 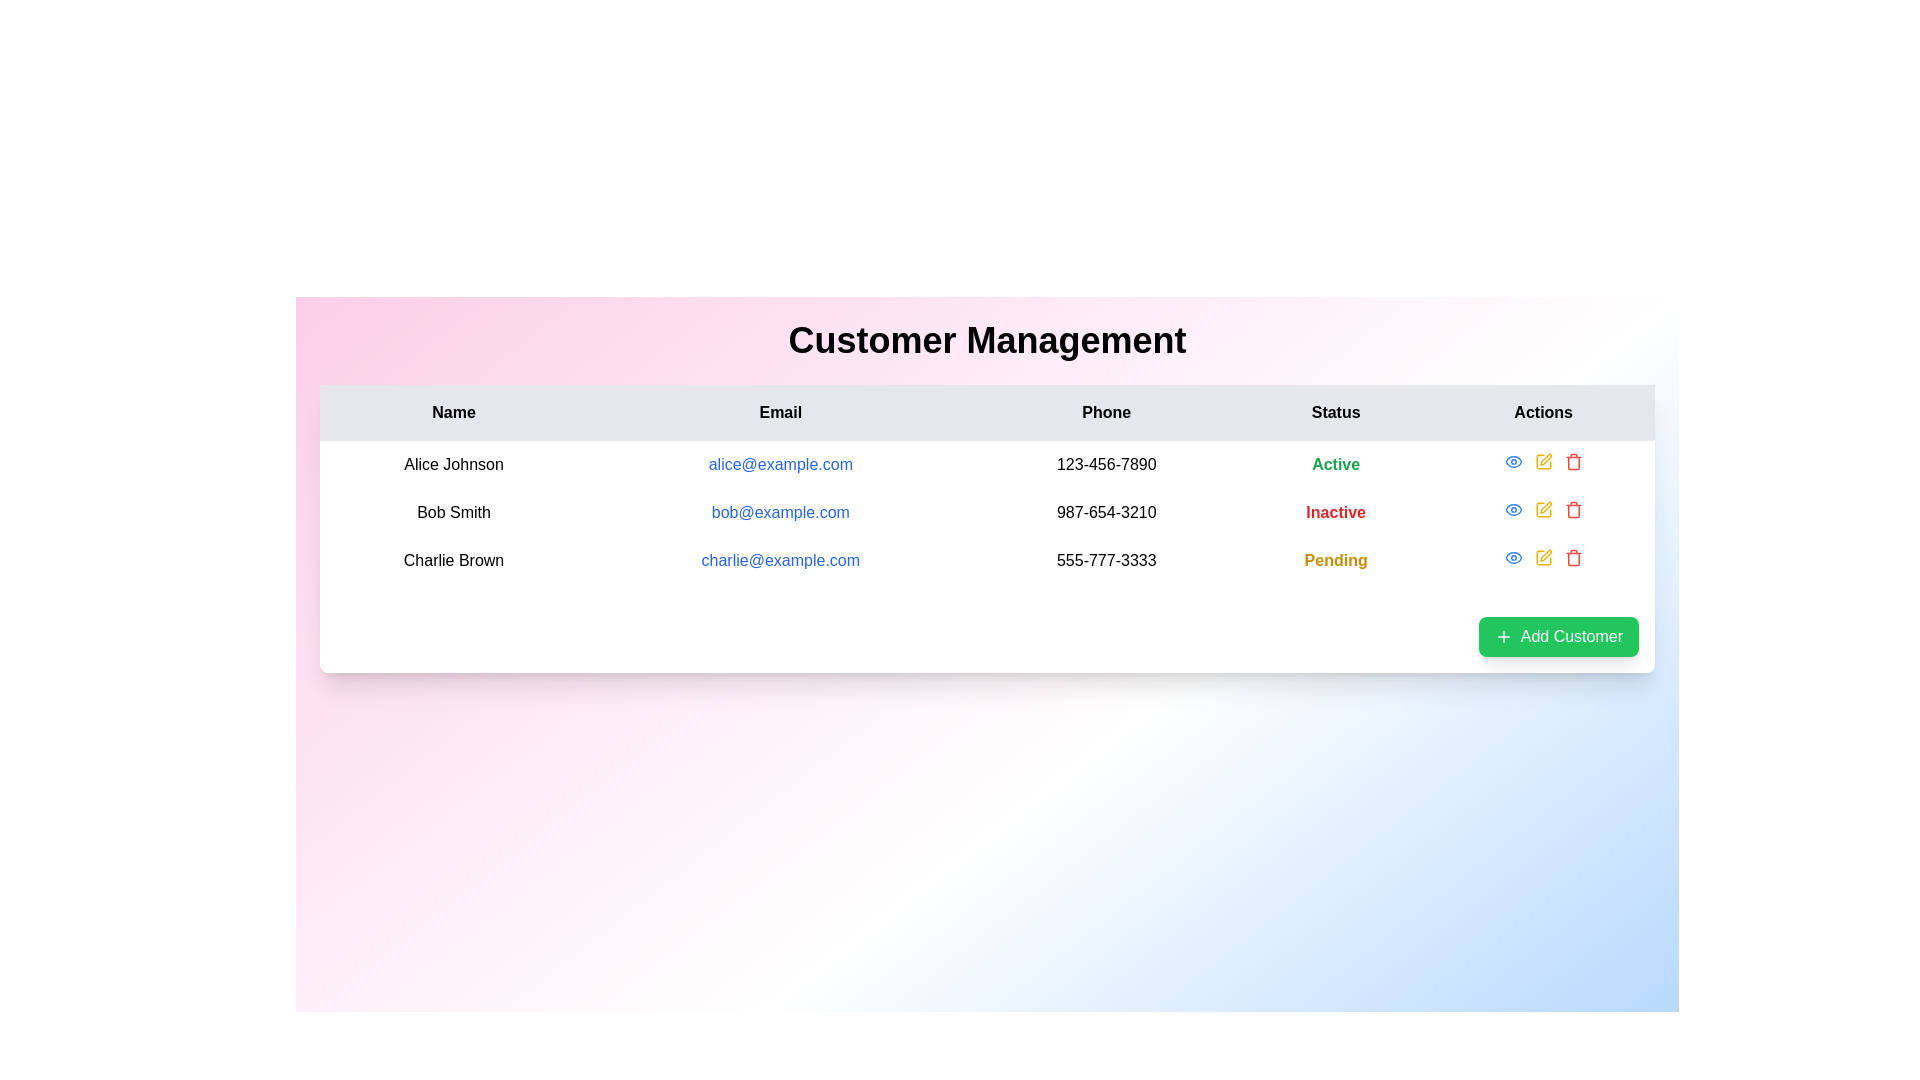 What do you see at coordinates (1336, 560) in the screenshot?
I see `the 'Pending' status text label in the 'Status' column for 'Charlie Brown' in the table` at bounding box center [1336, 560].